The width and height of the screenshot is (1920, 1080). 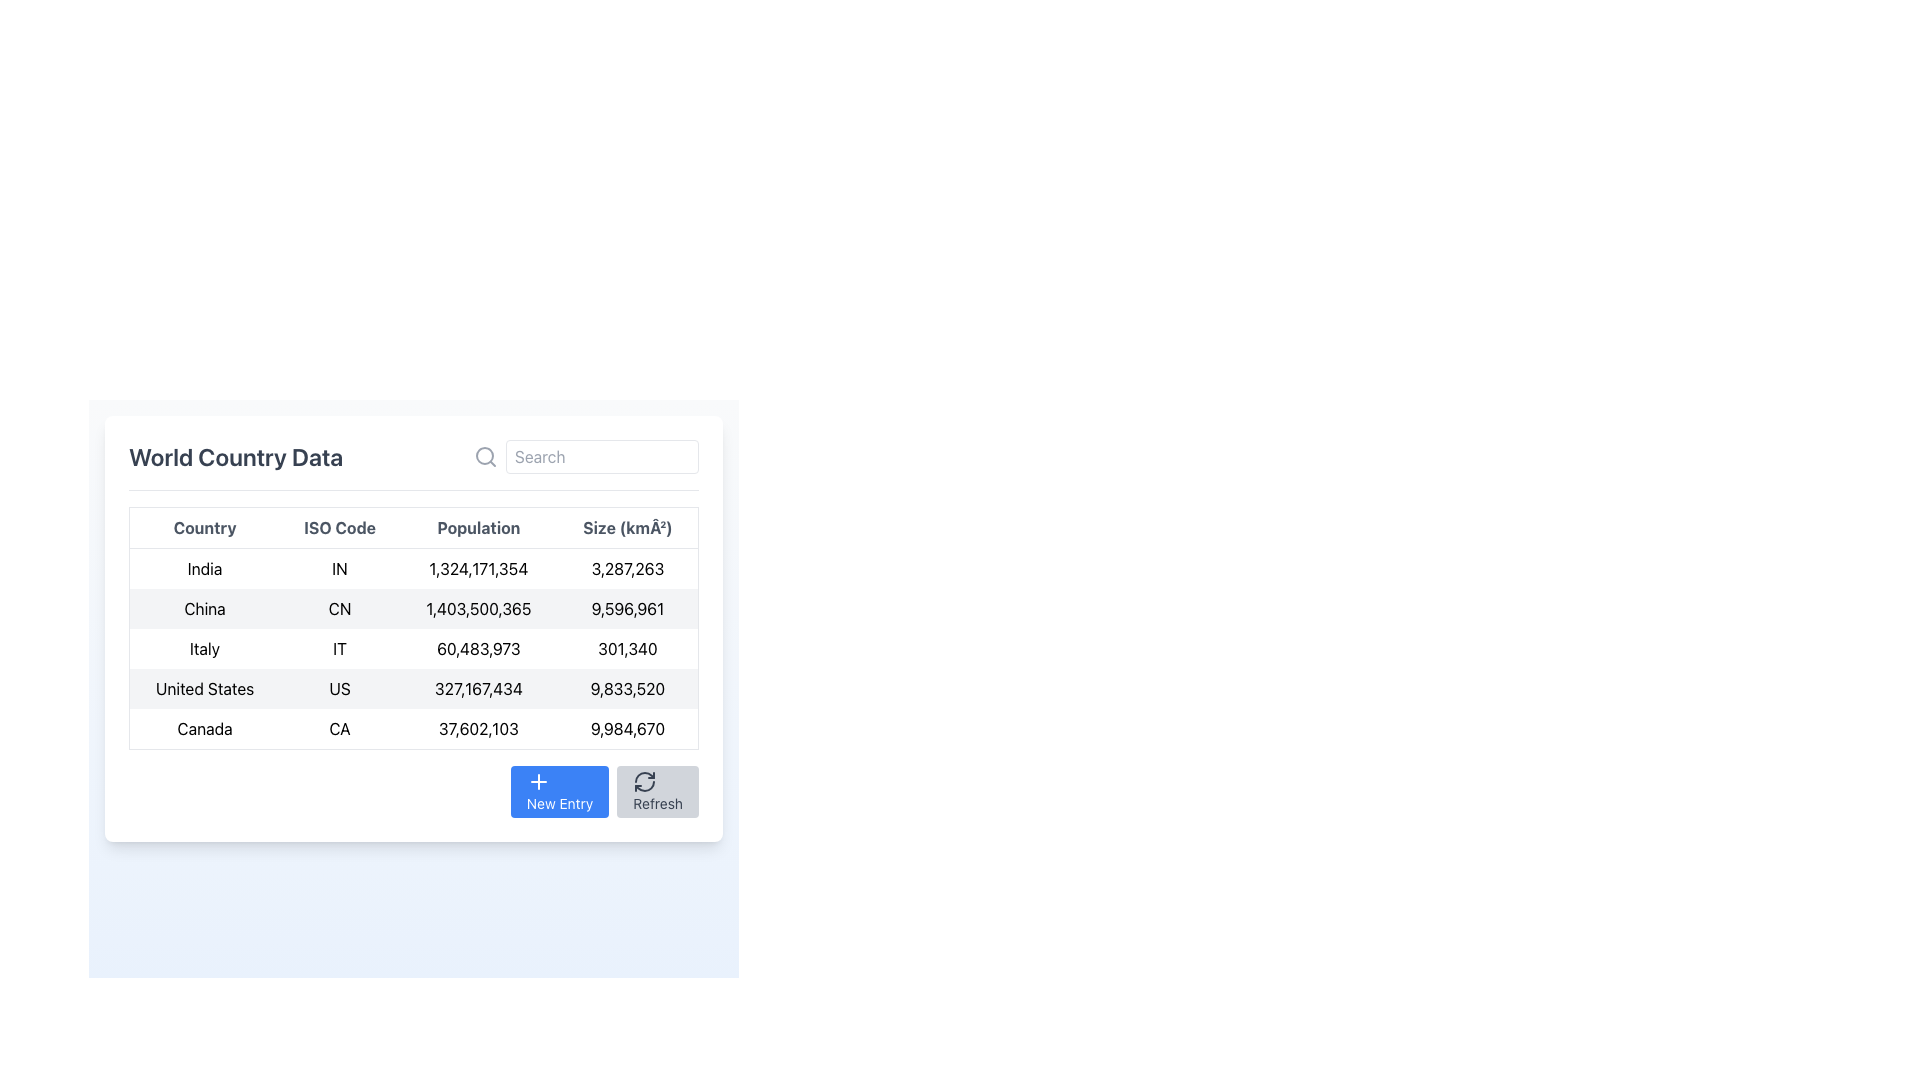 What do you see at coordinates (477, 729) in the screenshot?
I see `the static text element displaying the population number '37,602,103' for Canada in the 'Population' column` at bounding box center [477, 729].